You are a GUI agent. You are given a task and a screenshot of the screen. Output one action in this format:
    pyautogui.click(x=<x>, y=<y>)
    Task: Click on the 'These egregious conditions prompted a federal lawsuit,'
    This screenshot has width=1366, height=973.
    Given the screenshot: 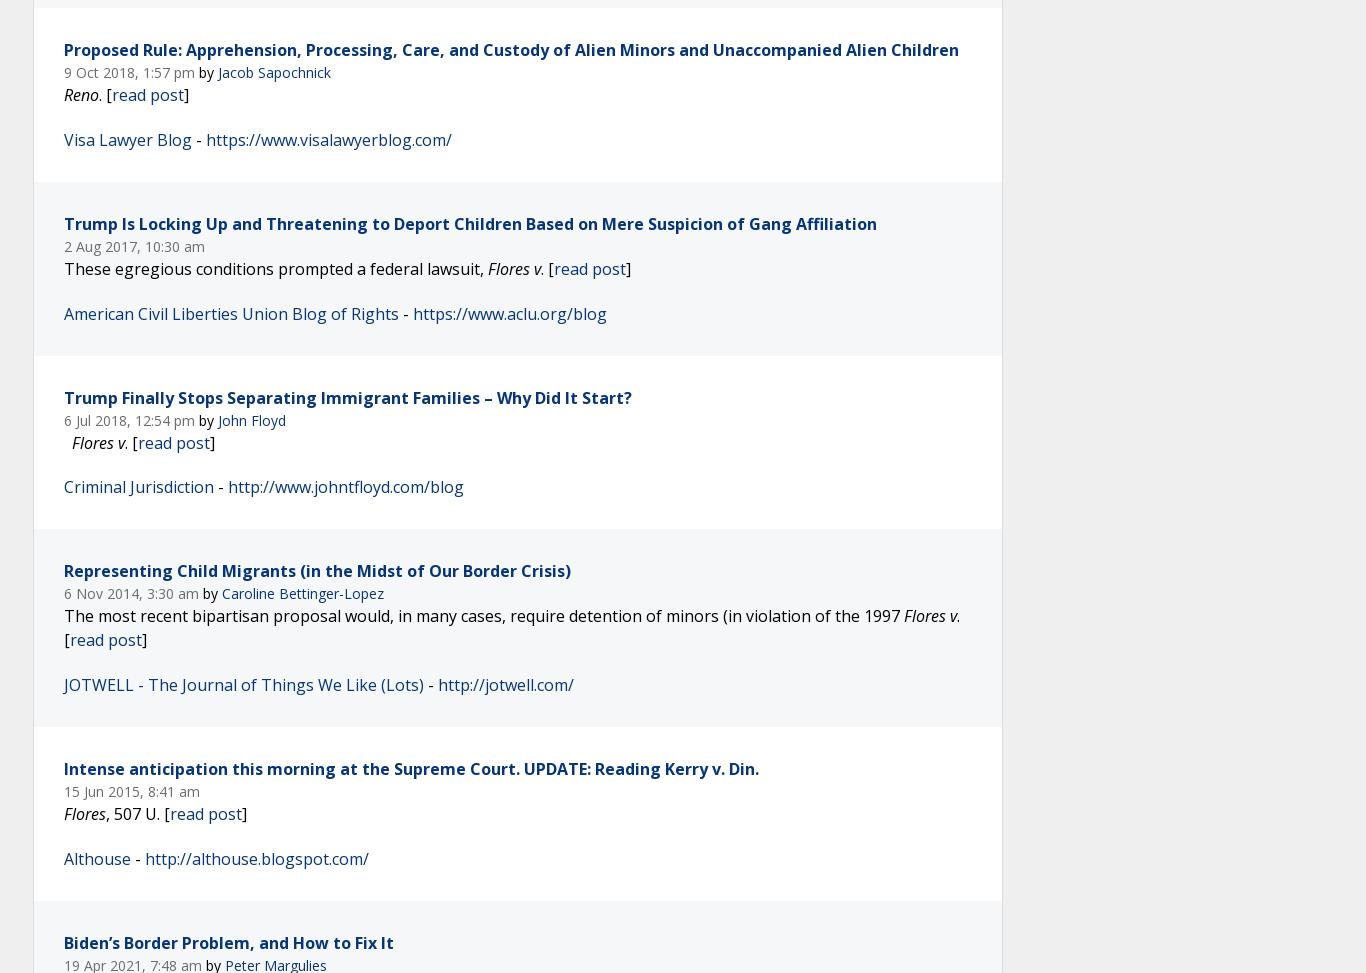 What is the action you would take?
    pyautogui.click(x=275, y=266)
    